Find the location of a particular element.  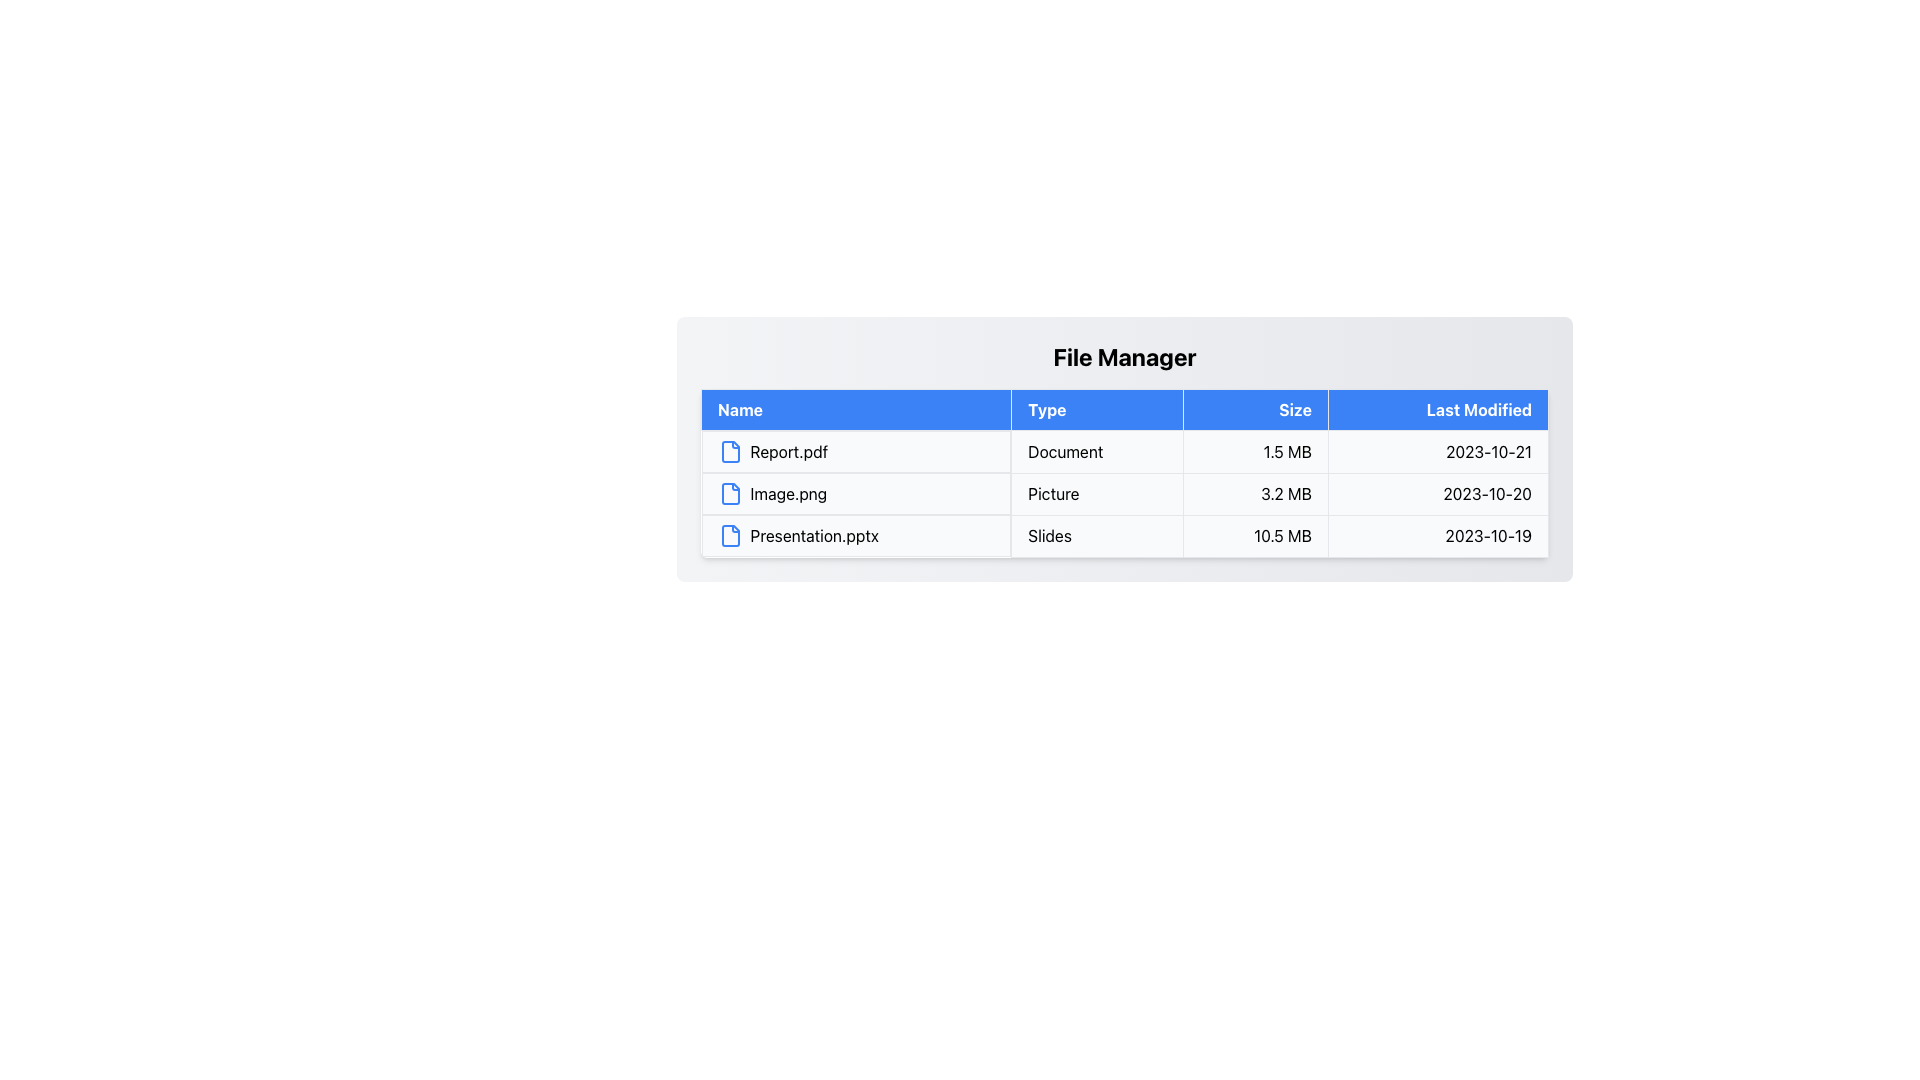

the Text Label indicating the type of the file in the second column of the first row of the table, which is adjacent to 'Report.pdf' and '1.5 MB' is located at coordinates (1096, 451).